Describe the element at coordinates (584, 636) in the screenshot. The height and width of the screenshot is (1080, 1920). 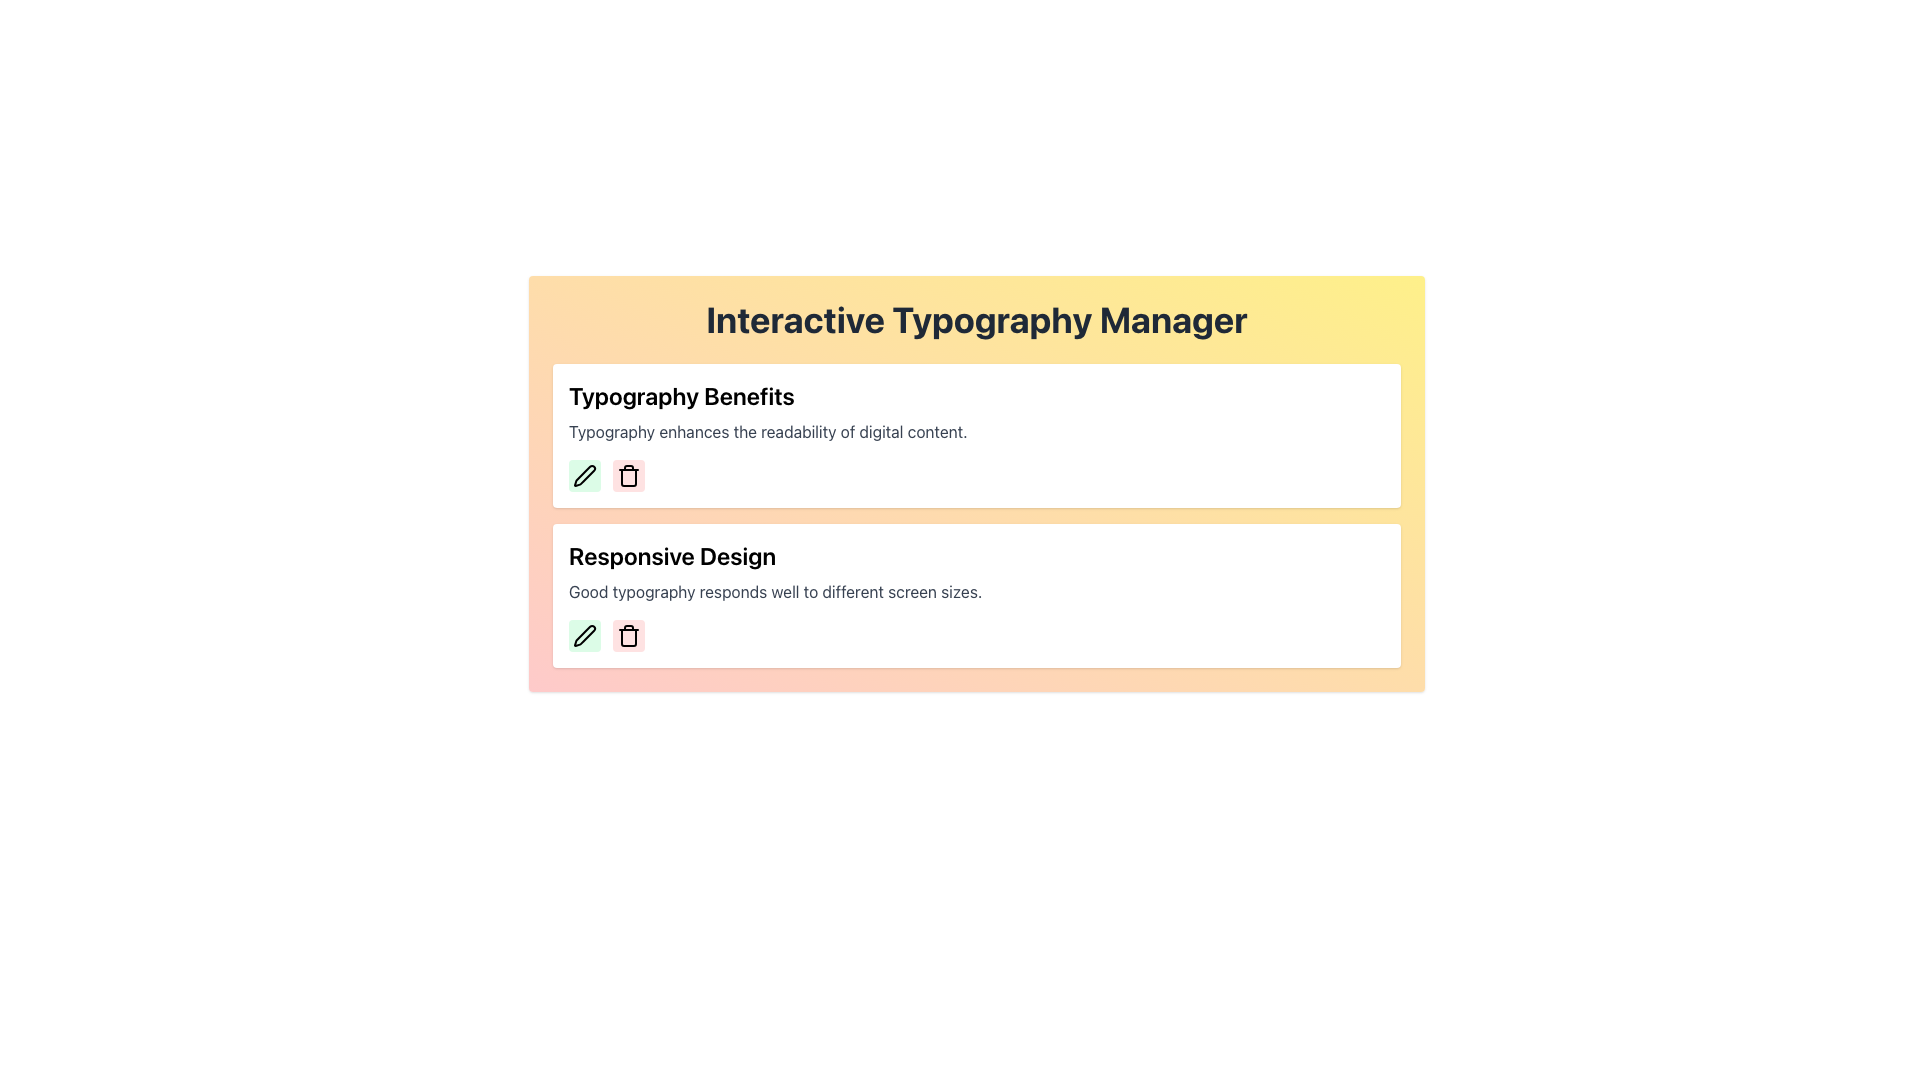
I see `the pencil icon button located in the "Typography Benefits" card to initiate editing of the card content` at that location.